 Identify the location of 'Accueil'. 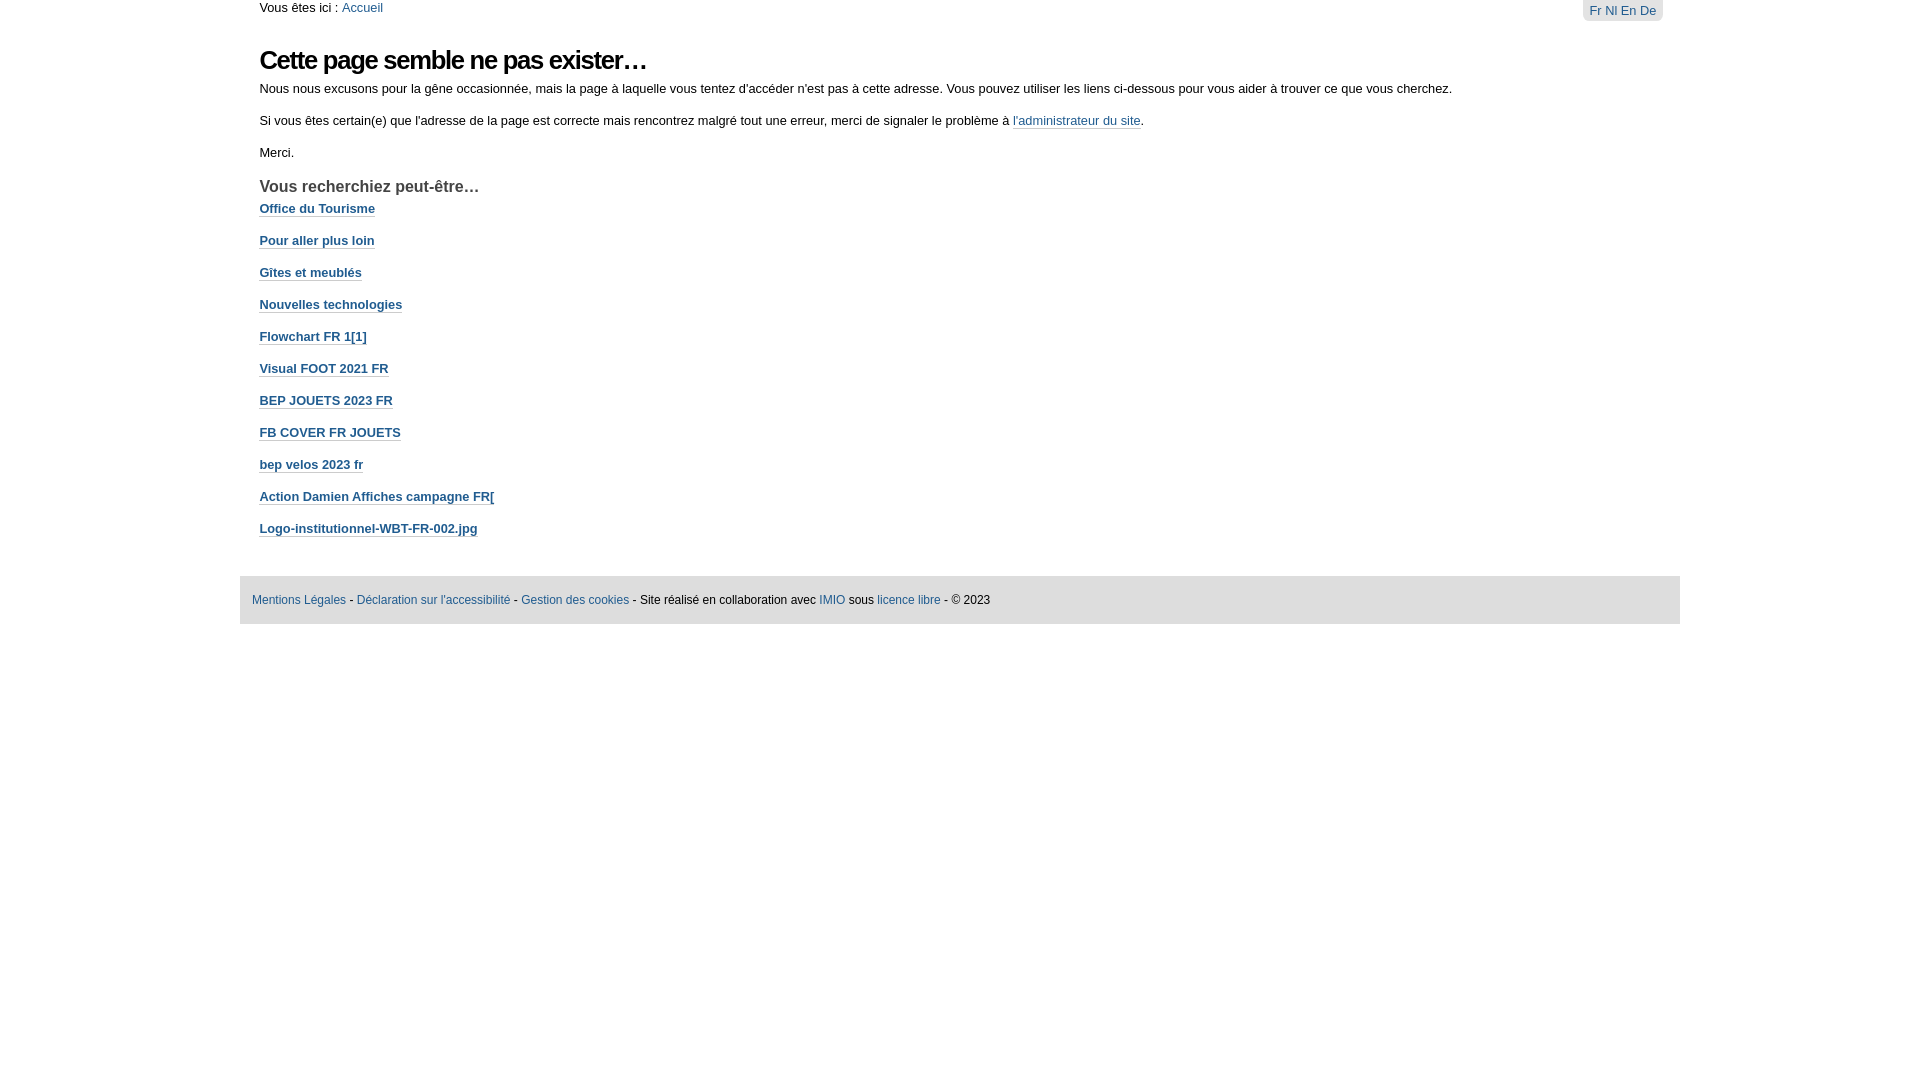
(362, 7).